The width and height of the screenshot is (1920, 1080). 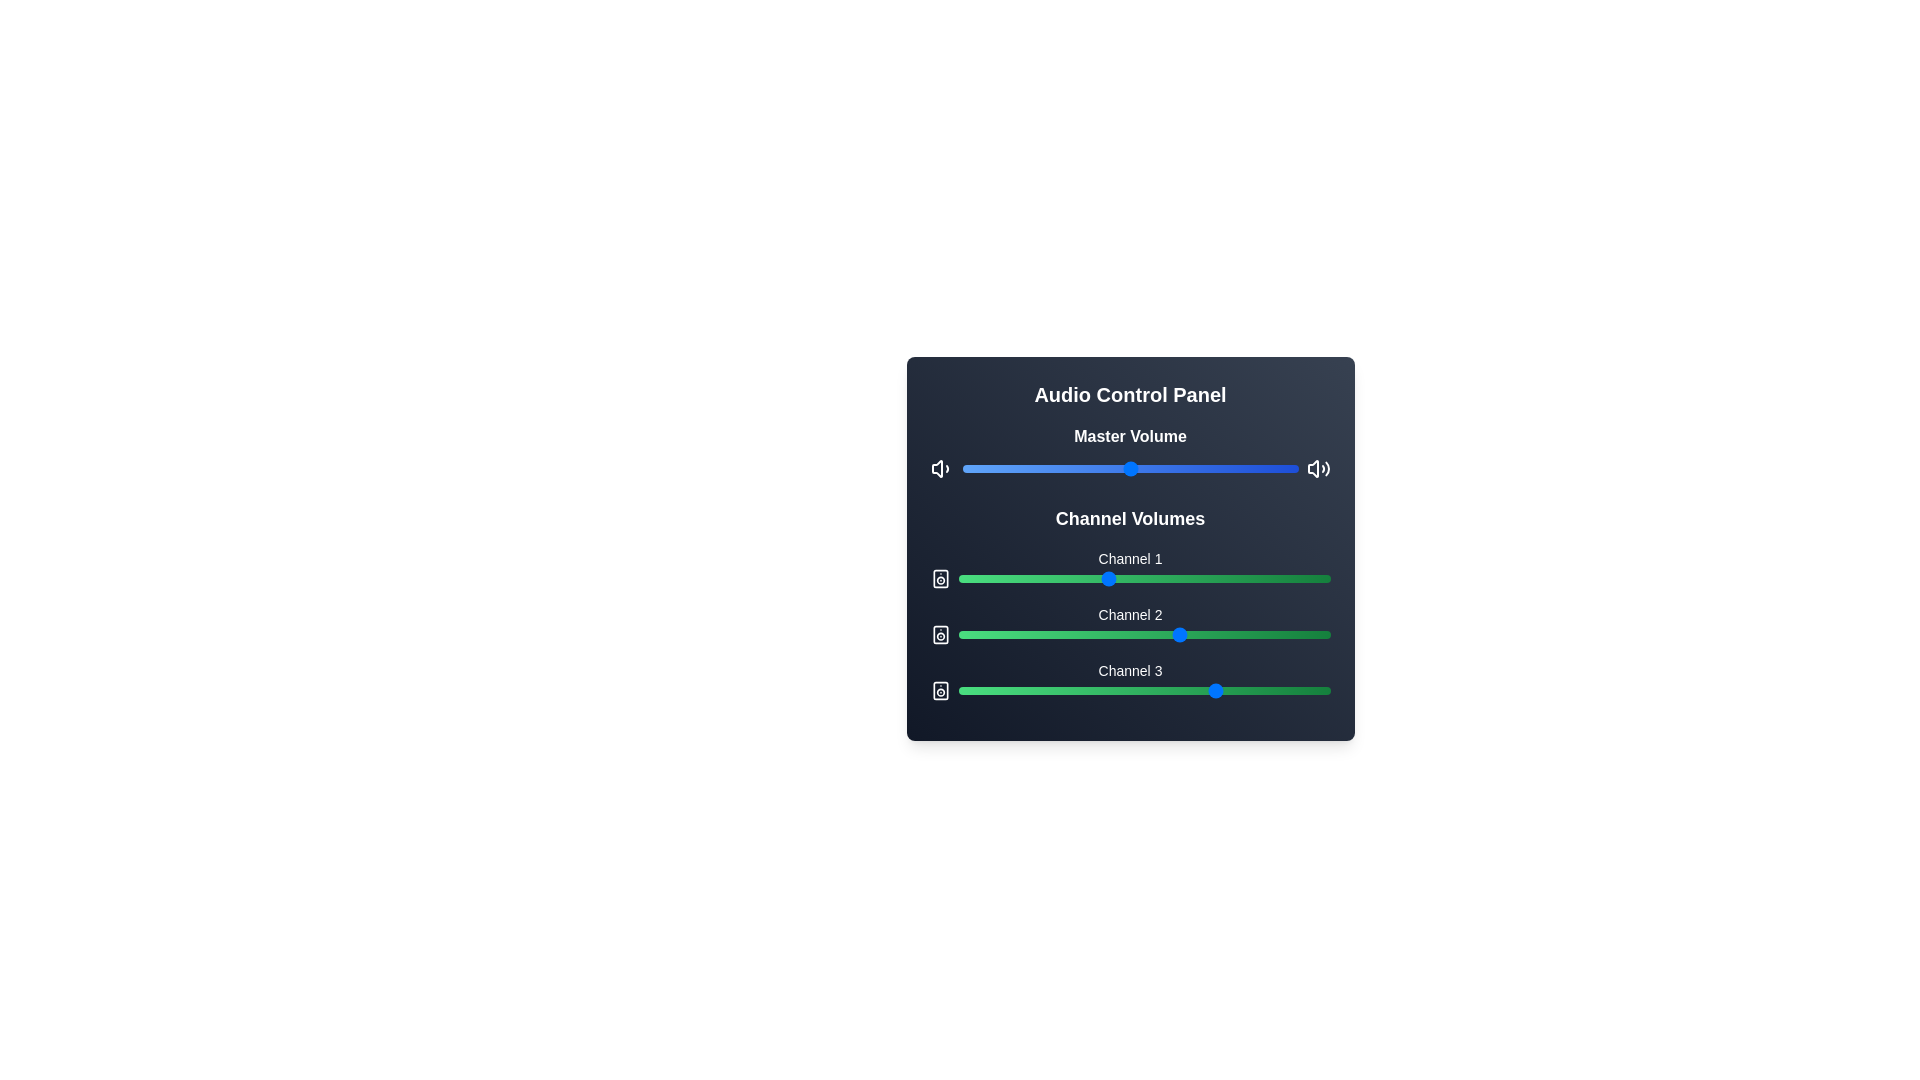 What do you see at coordinates (1032, 685) in the screenshot?
I see `the 'Channel 3' volume slider` at bounding box center [1032, 685].